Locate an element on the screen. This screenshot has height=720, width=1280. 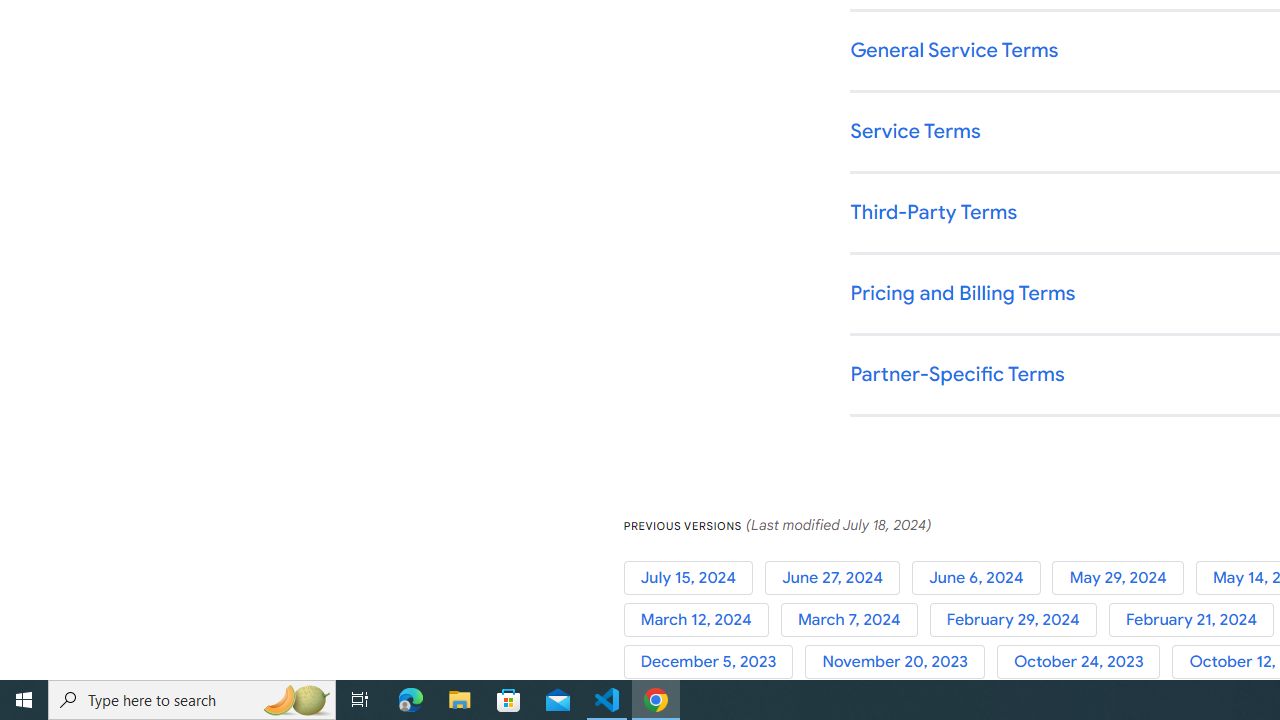
'March 12, 2024' is located at coordinates (702, 619).